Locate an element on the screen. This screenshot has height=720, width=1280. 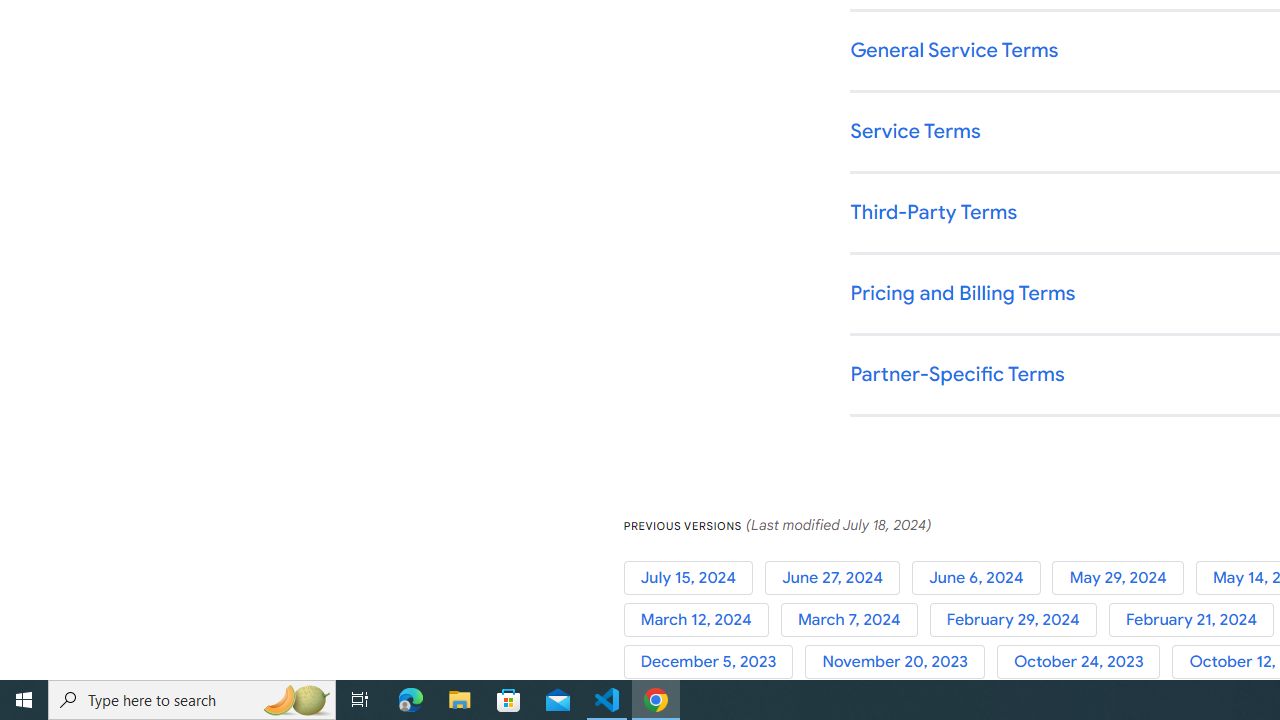
'March 12, 2024' is located at coordinates (702, 619).